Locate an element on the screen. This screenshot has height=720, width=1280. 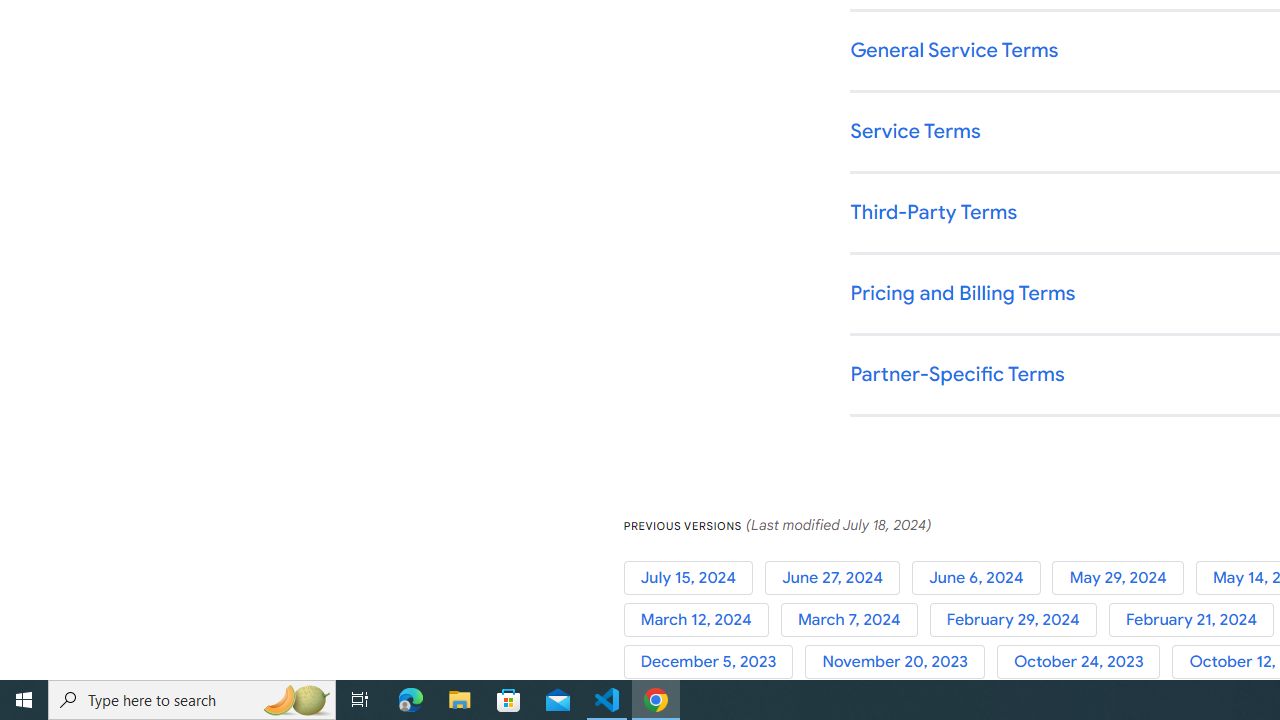
'March 12, 2024' is located at coordinates (702, 619).